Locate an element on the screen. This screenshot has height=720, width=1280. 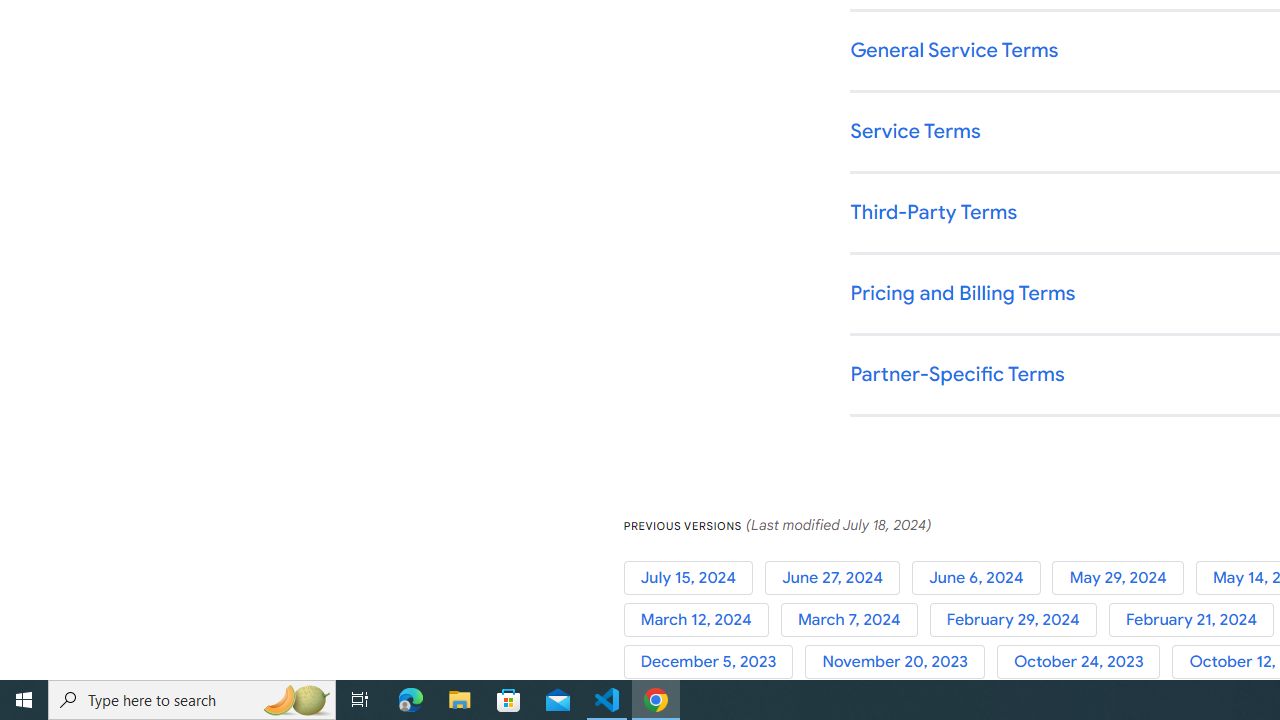
'March 12, 2024' is located at coordinates (702, 619).